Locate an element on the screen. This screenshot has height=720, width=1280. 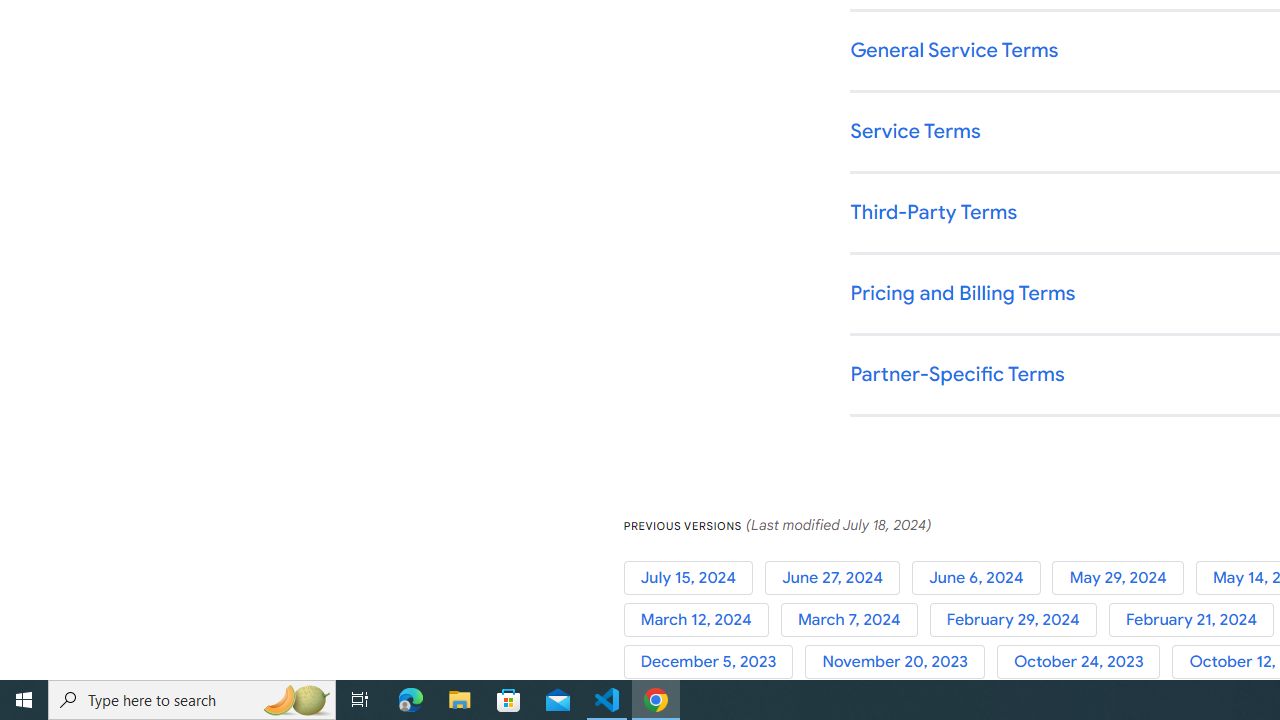
'March 12, 2024' is located at coordinates (702, 619).